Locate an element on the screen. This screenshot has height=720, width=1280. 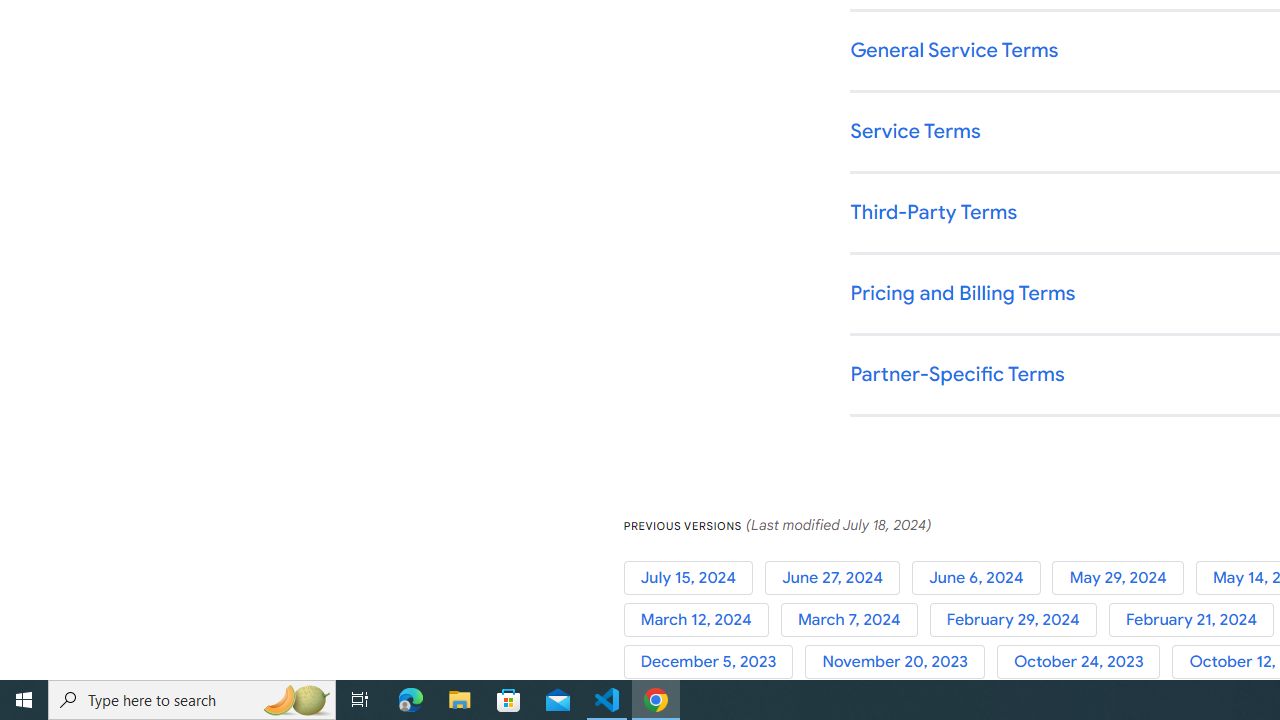
'March 12, 2024' is located at coordinates (702, 619).